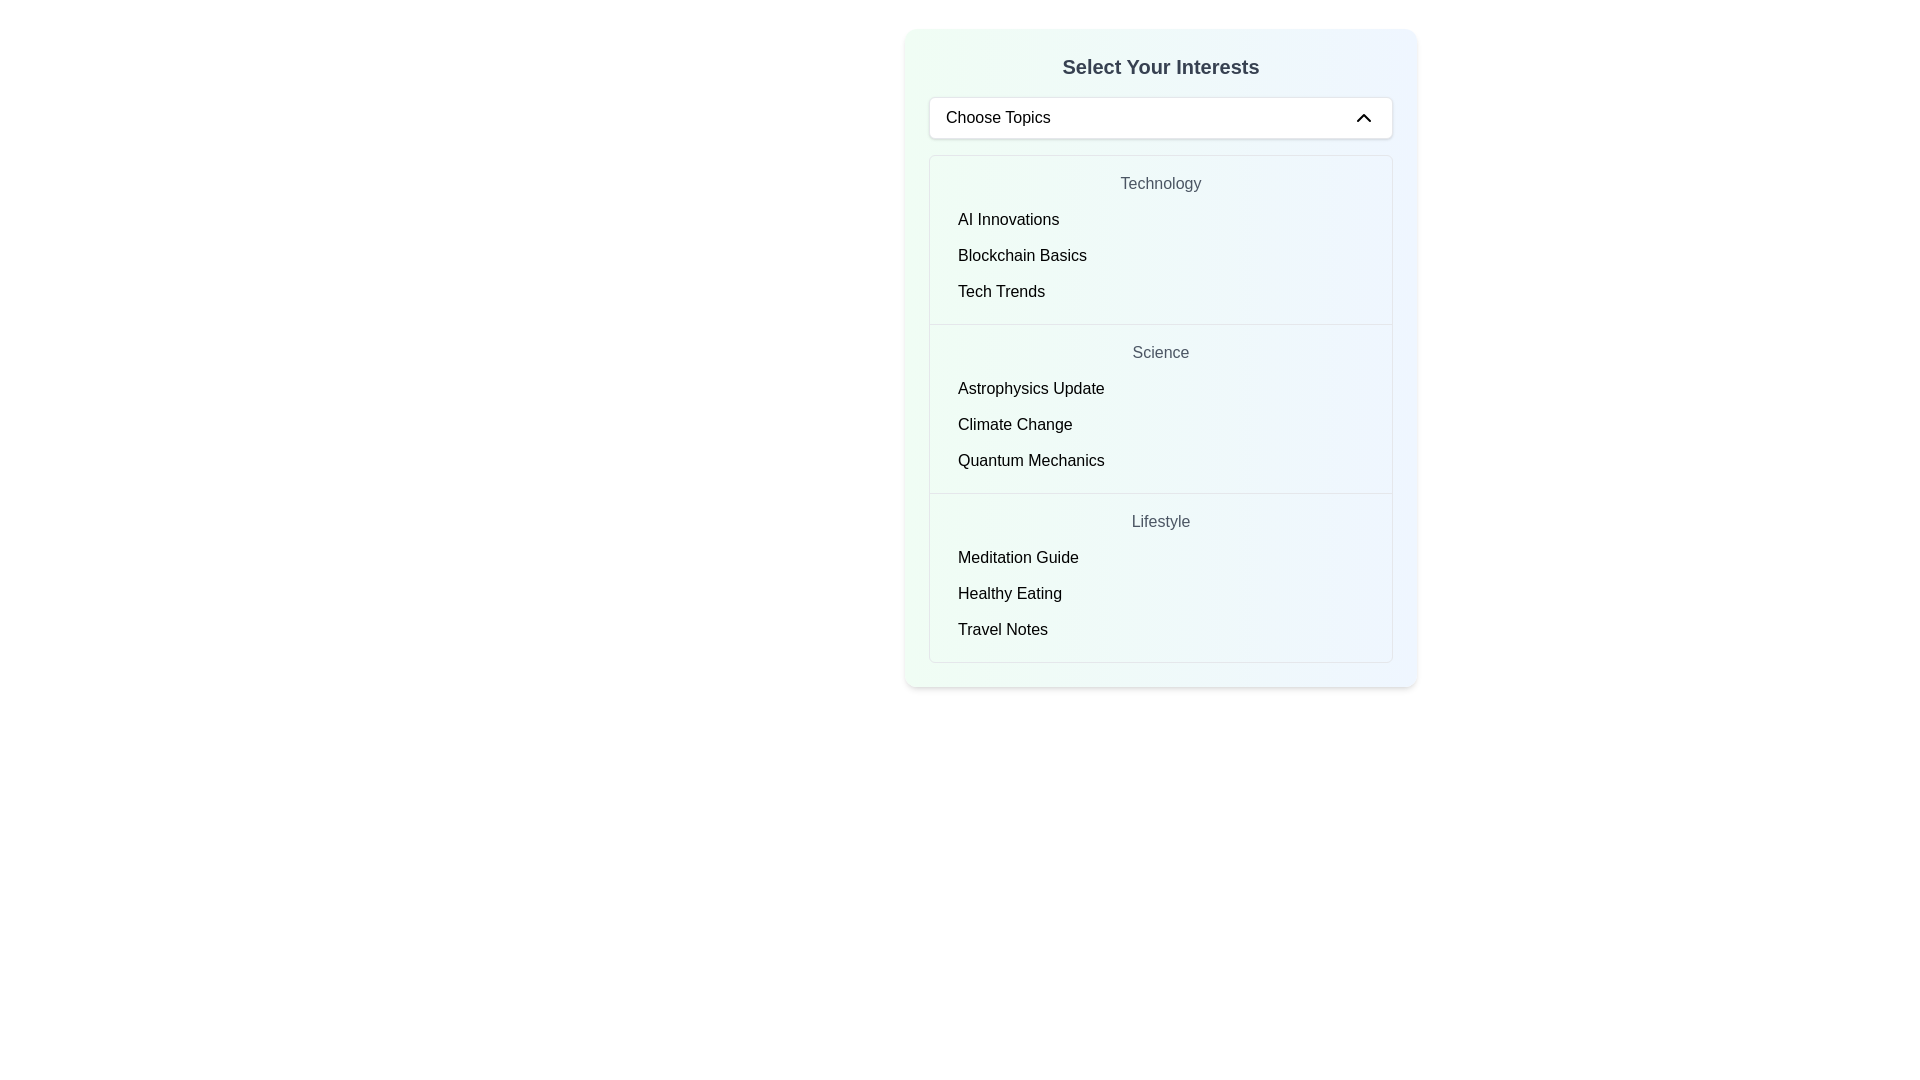 This screenshot has height=1080, width=1920. Describe the element at coordinates (1161, 407) in the screenshot. I see `the 'Climate Change' item located under the 'Science' category in the list of clickable items` at that location.